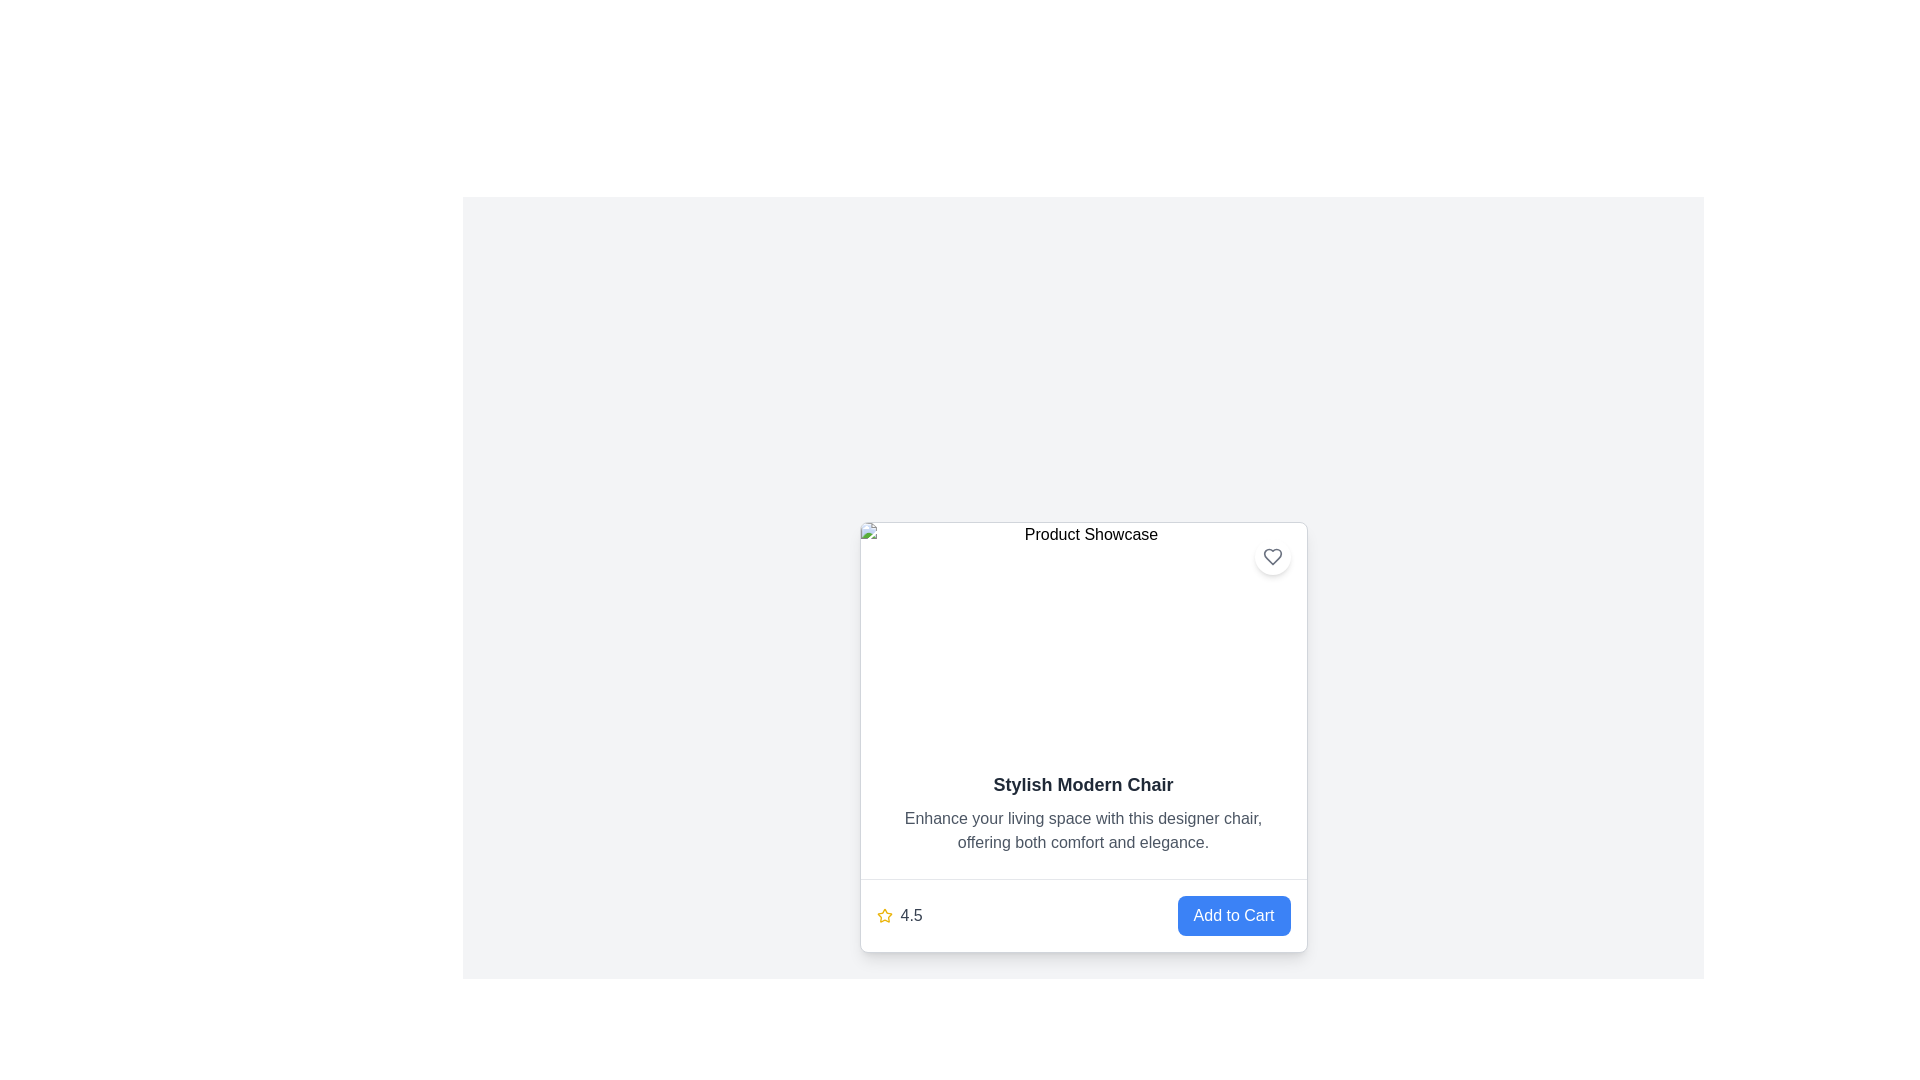 This screenshot has width=1920, height=1080. What do you see at coordinates (1271, 556) in the screenshot?
I see `the heart icon button located in the top-right corner of the product card to trigger hover effects` at bounding box center [1271, 556].